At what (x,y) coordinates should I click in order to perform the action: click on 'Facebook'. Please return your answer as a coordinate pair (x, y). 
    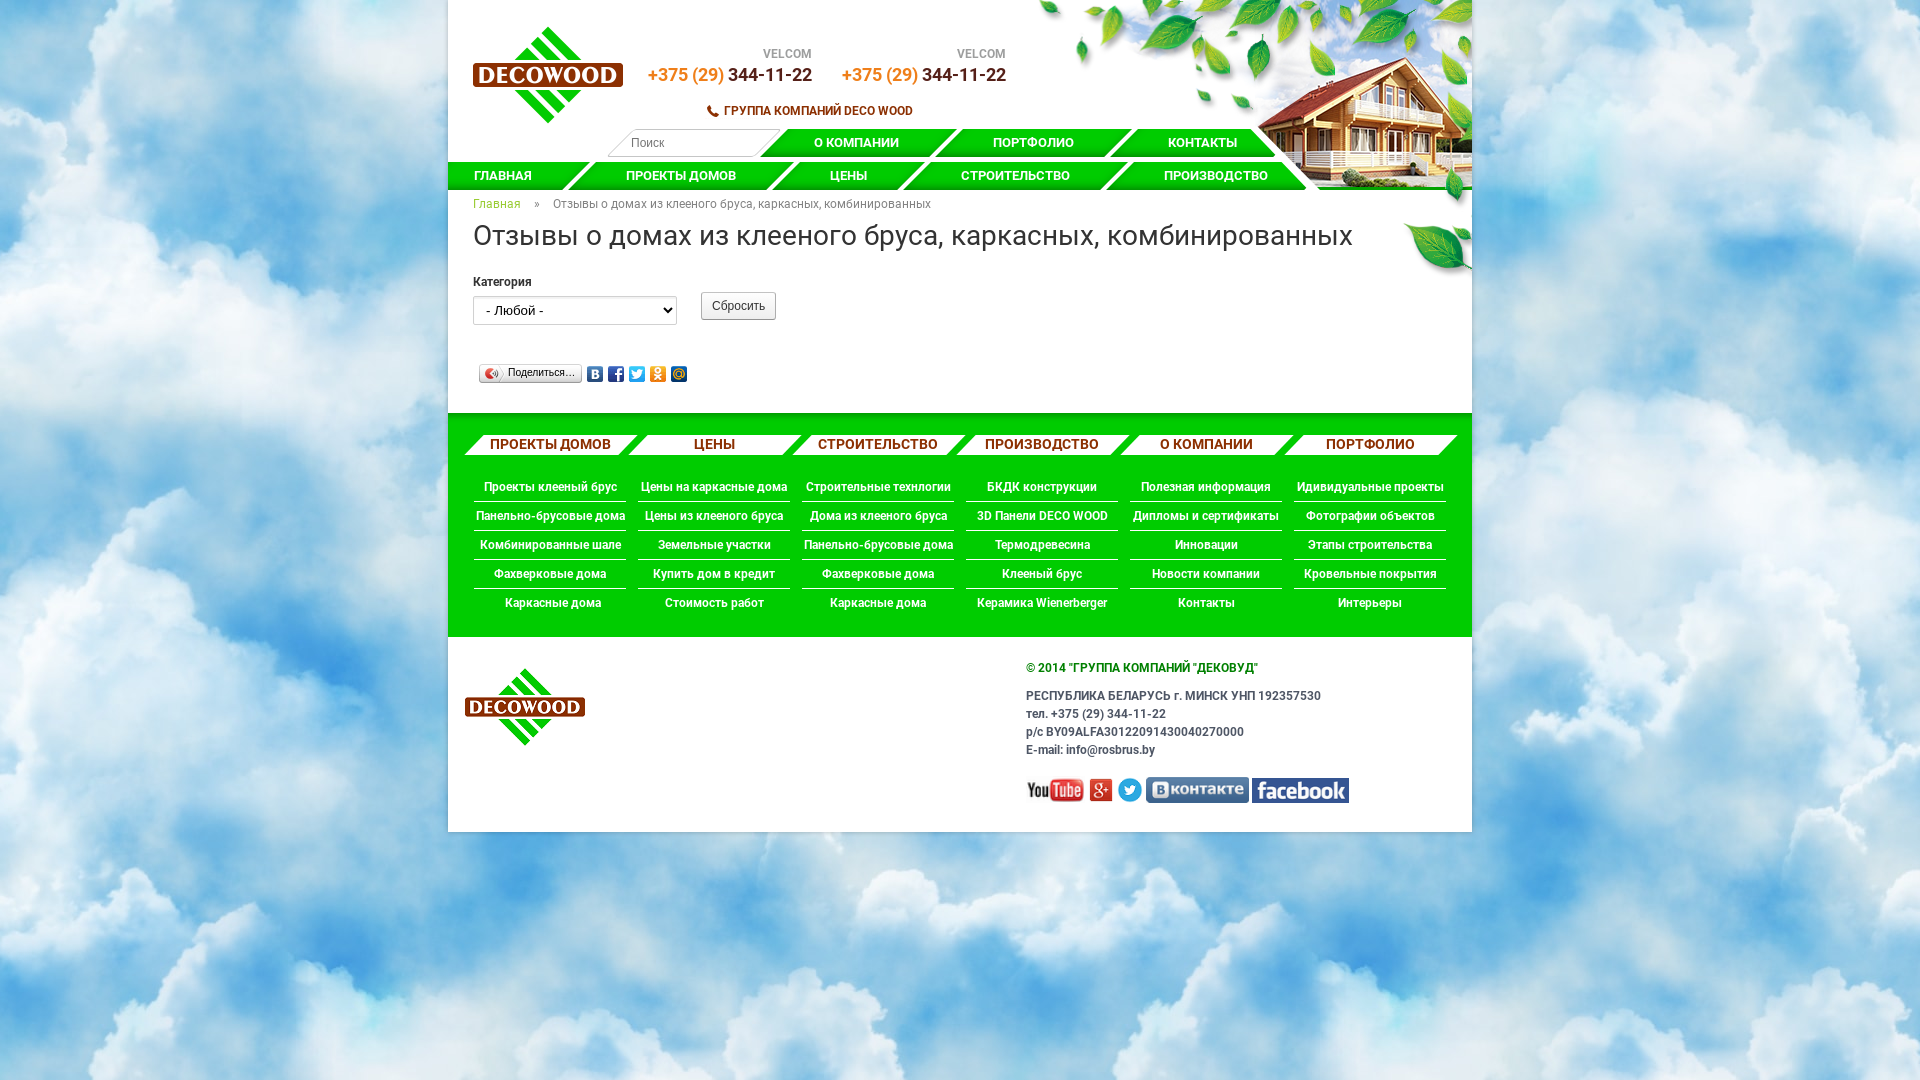
    Looking at the image, I should click on (615, 369).